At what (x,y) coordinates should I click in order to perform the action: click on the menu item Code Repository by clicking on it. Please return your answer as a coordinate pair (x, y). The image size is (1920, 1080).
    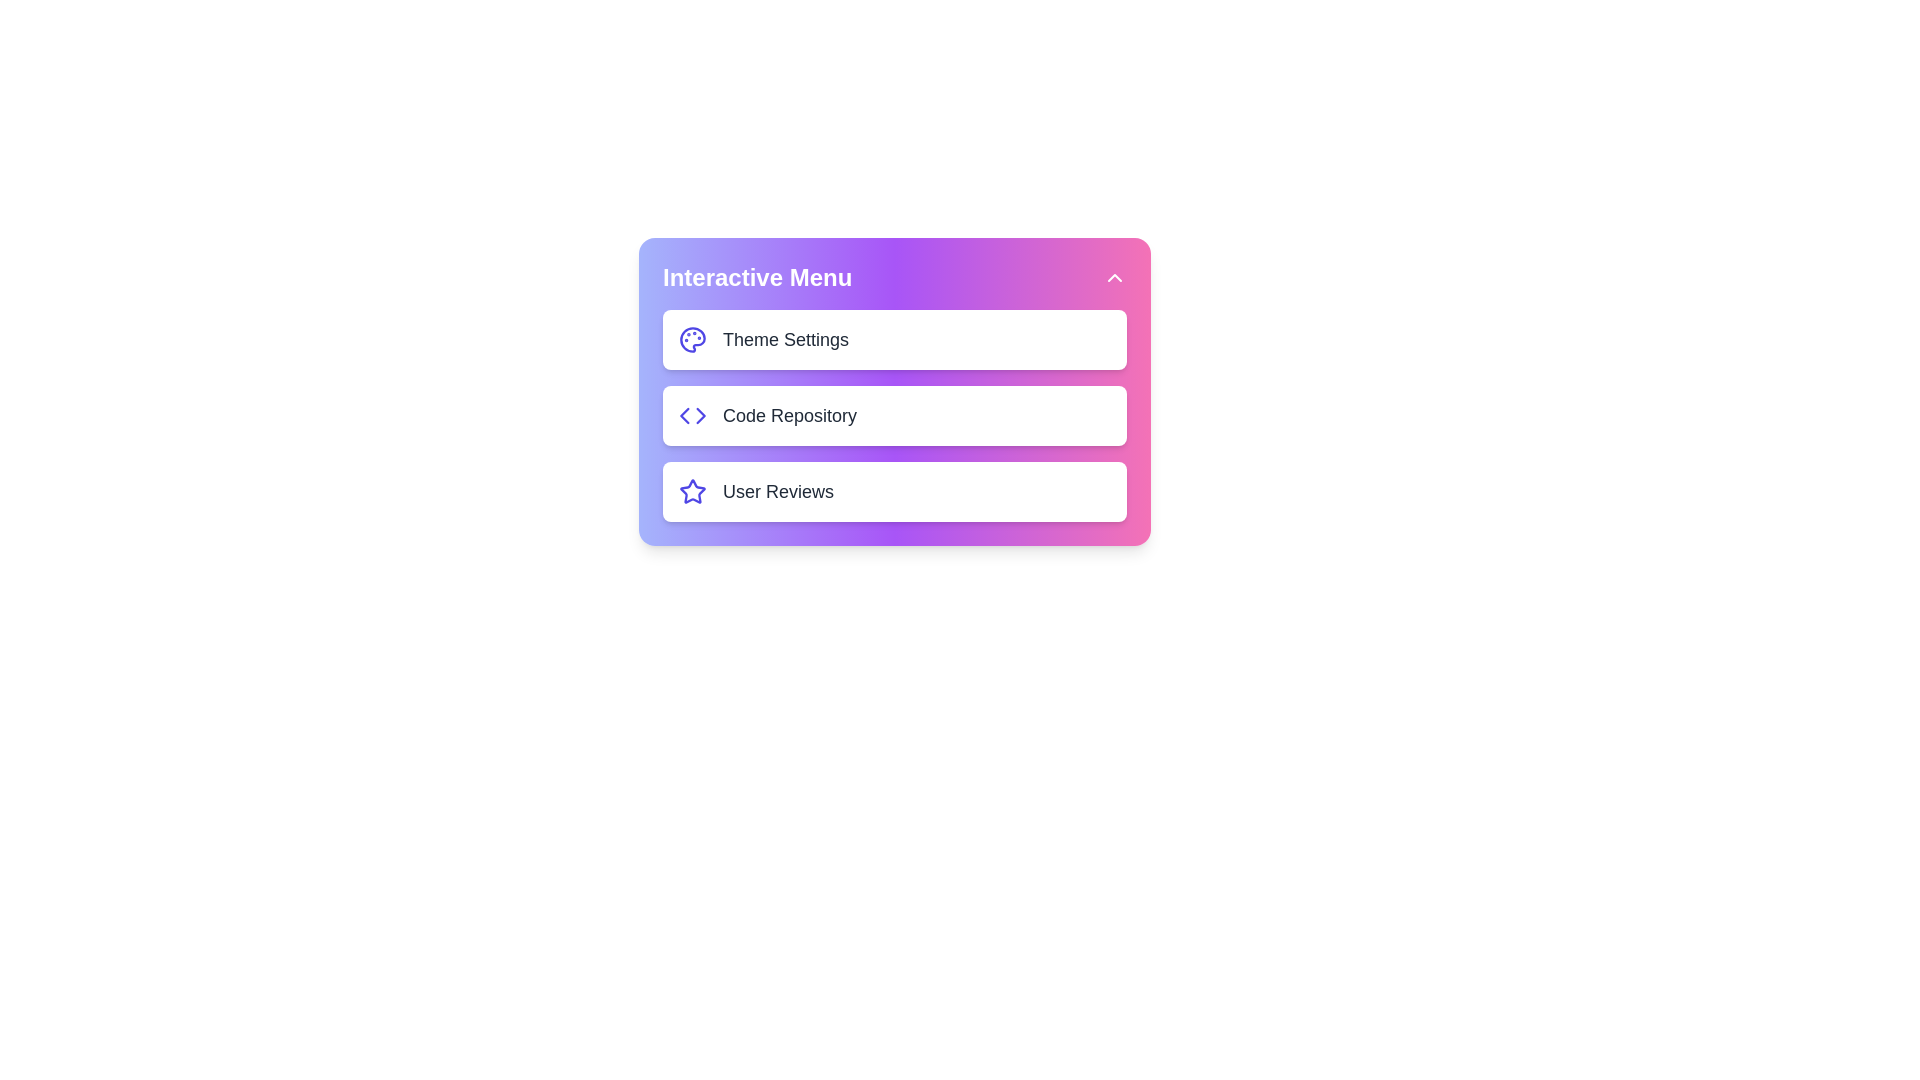
    Looking at the image, I should click on (893, 415).